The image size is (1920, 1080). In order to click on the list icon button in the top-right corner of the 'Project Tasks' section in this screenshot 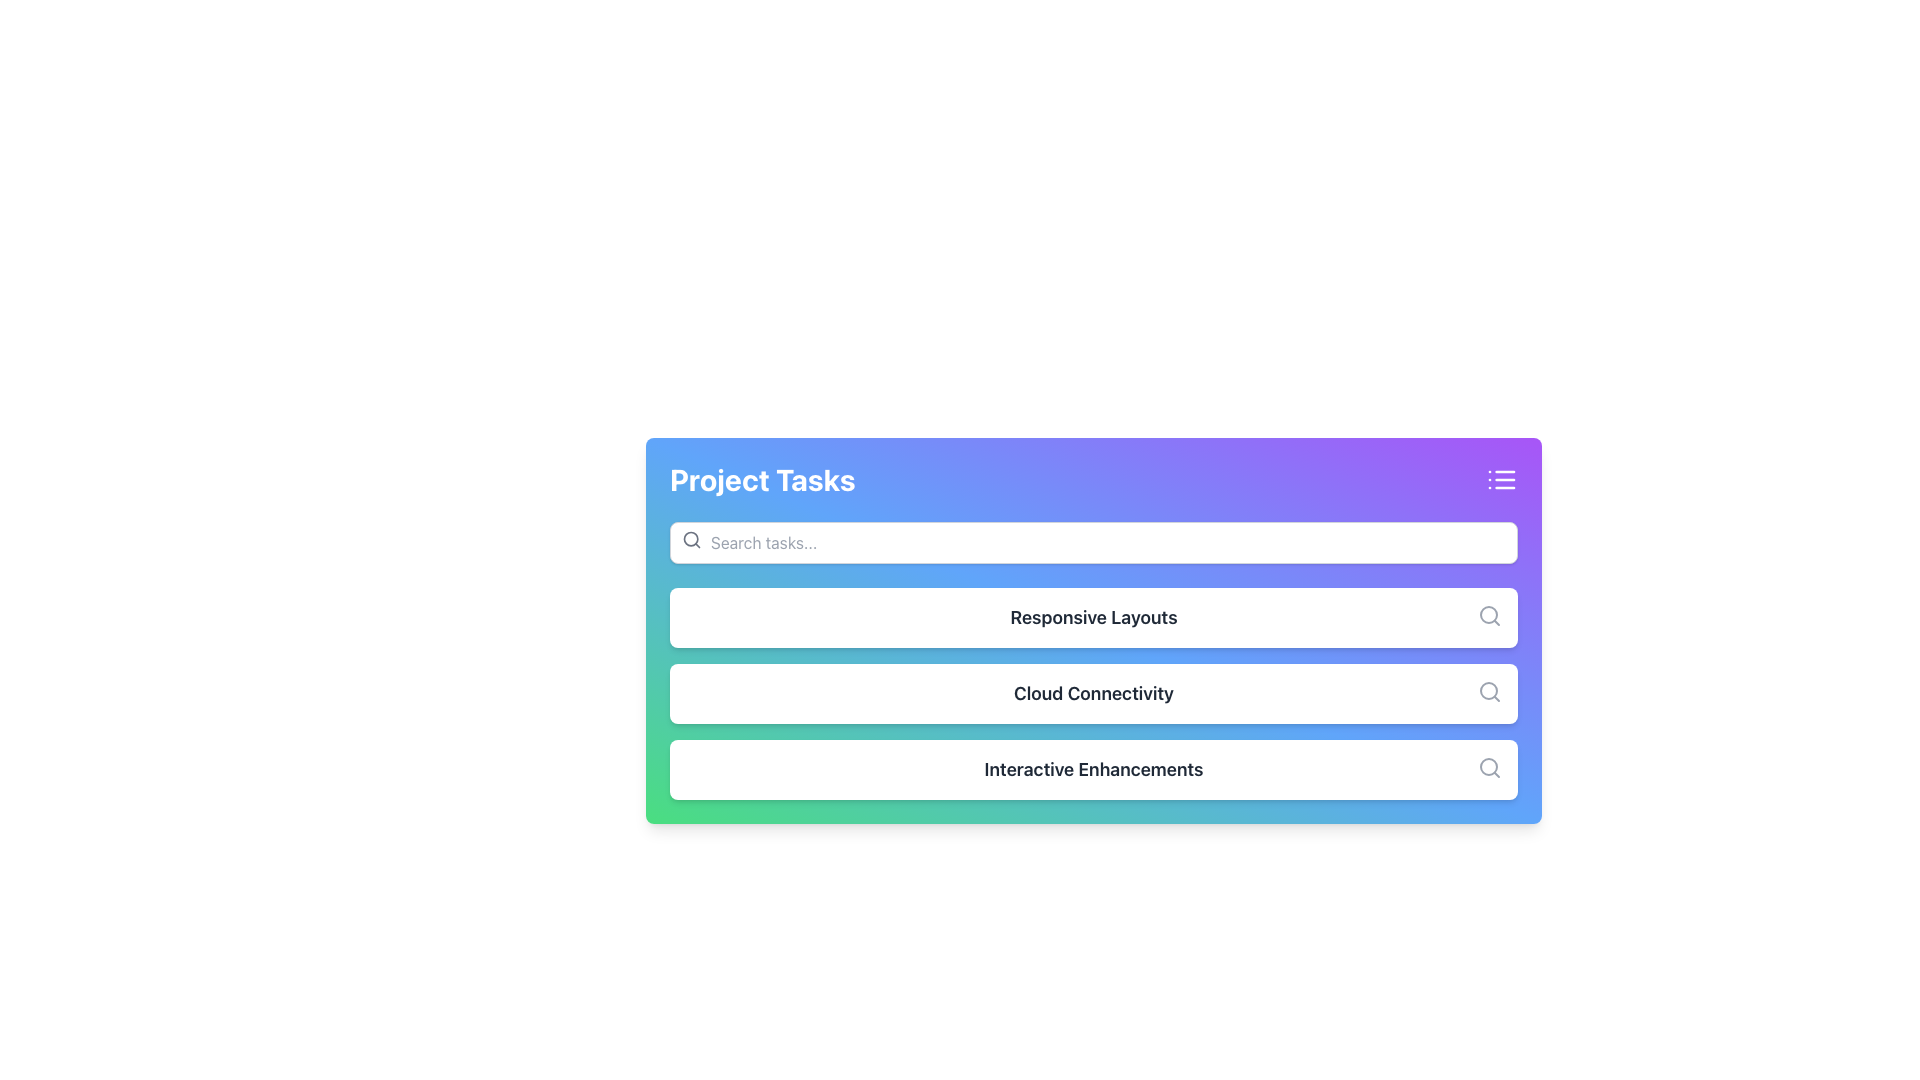, I will do `click(1502, 479)`.